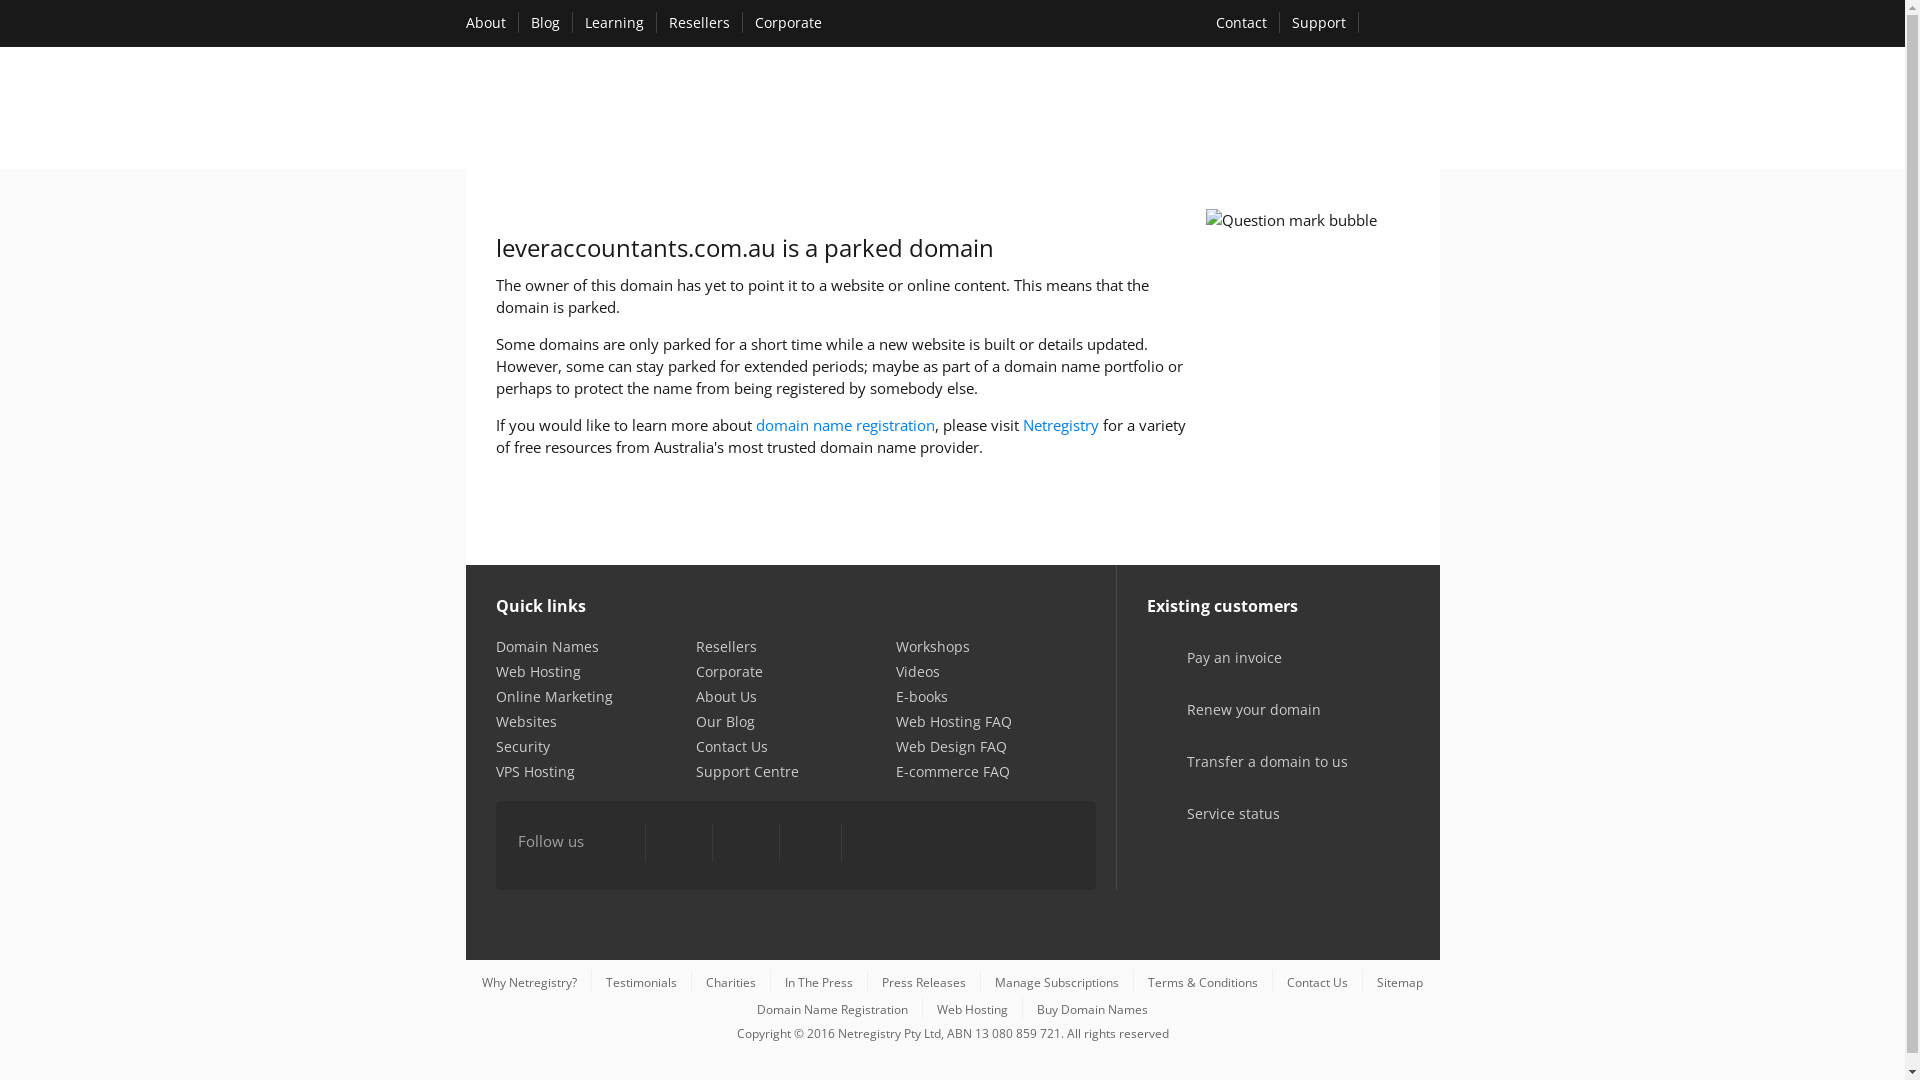 The width and height of the screenshot is (1920, 1080). I want to click on 'Buy Domain Names', so click(1091, 1009).